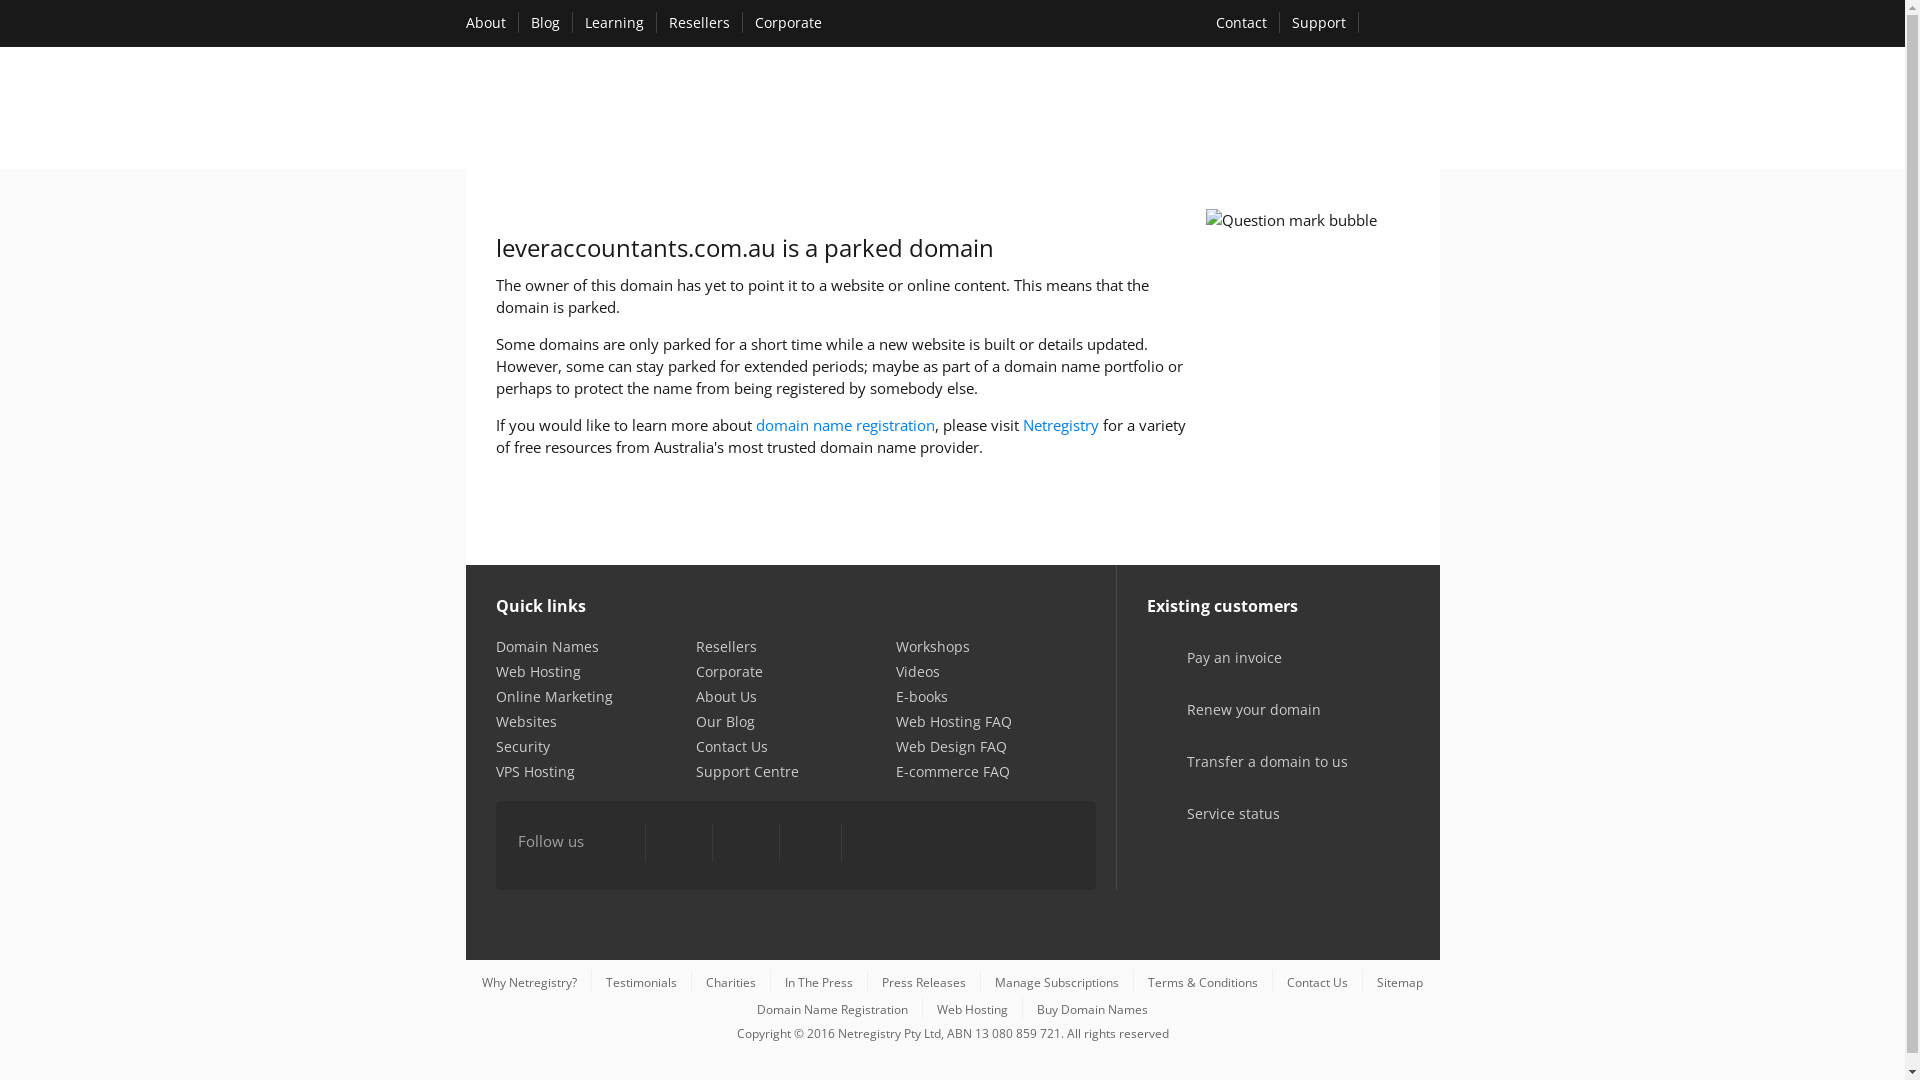 The width and height of the screenshot is (1920, 1080). I want to click on 'Buy Domain Names', so click(1091, 1009).